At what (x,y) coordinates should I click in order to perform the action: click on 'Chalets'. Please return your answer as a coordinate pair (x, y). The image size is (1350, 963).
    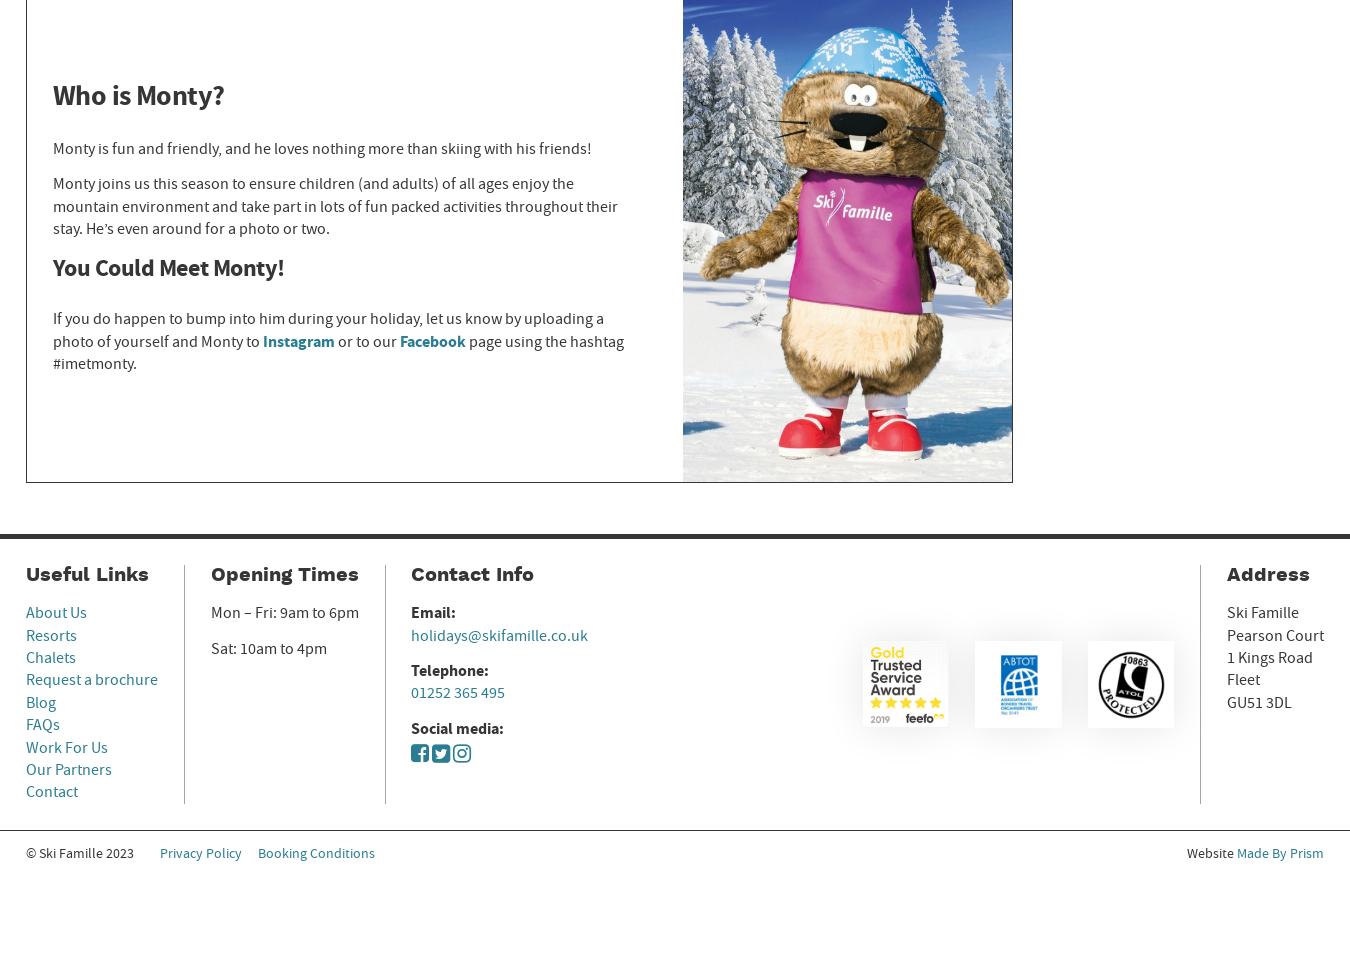
    Looking at the image, I should click on (48, 658).